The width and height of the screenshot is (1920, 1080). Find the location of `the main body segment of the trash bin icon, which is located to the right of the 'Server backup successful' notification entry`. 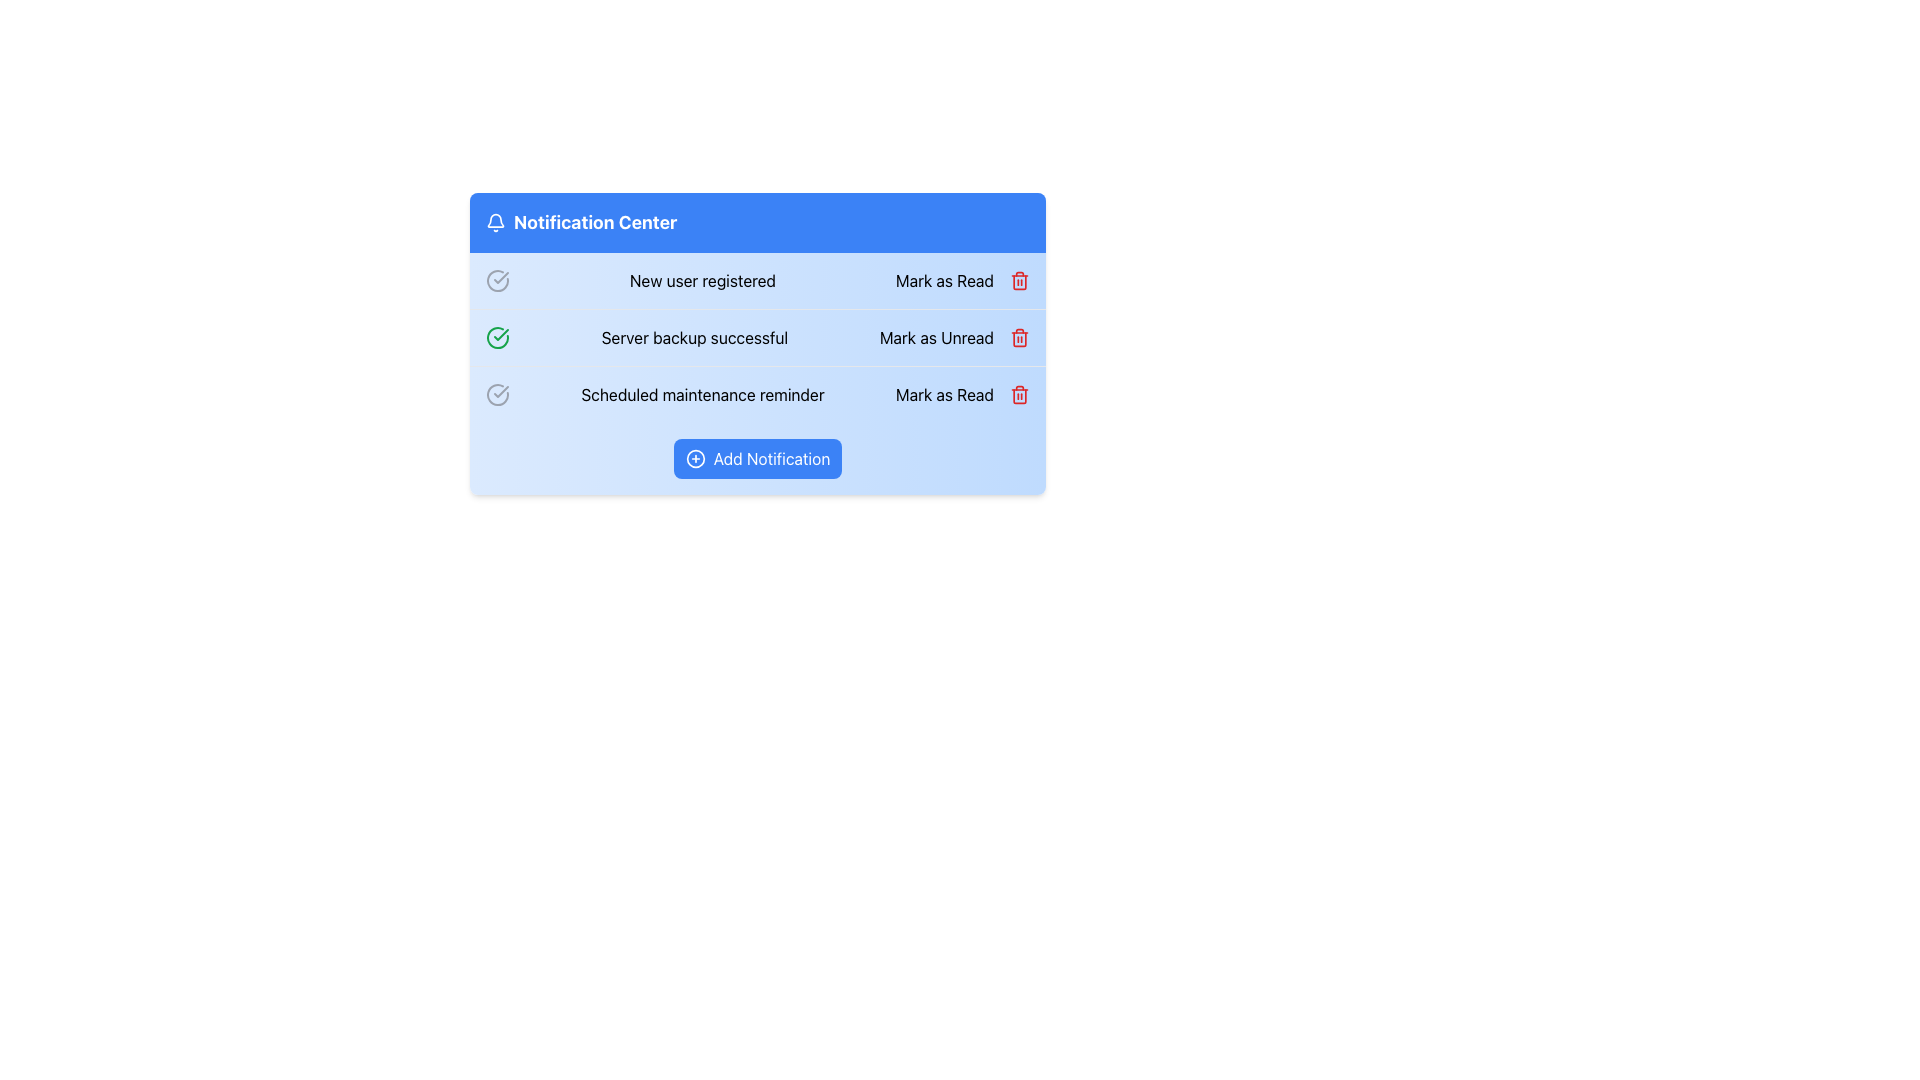

the main body segment of the trash bin icon, which is located to the right of the 'Server backup successful' notification entry is located at coordinates (1019, 338).